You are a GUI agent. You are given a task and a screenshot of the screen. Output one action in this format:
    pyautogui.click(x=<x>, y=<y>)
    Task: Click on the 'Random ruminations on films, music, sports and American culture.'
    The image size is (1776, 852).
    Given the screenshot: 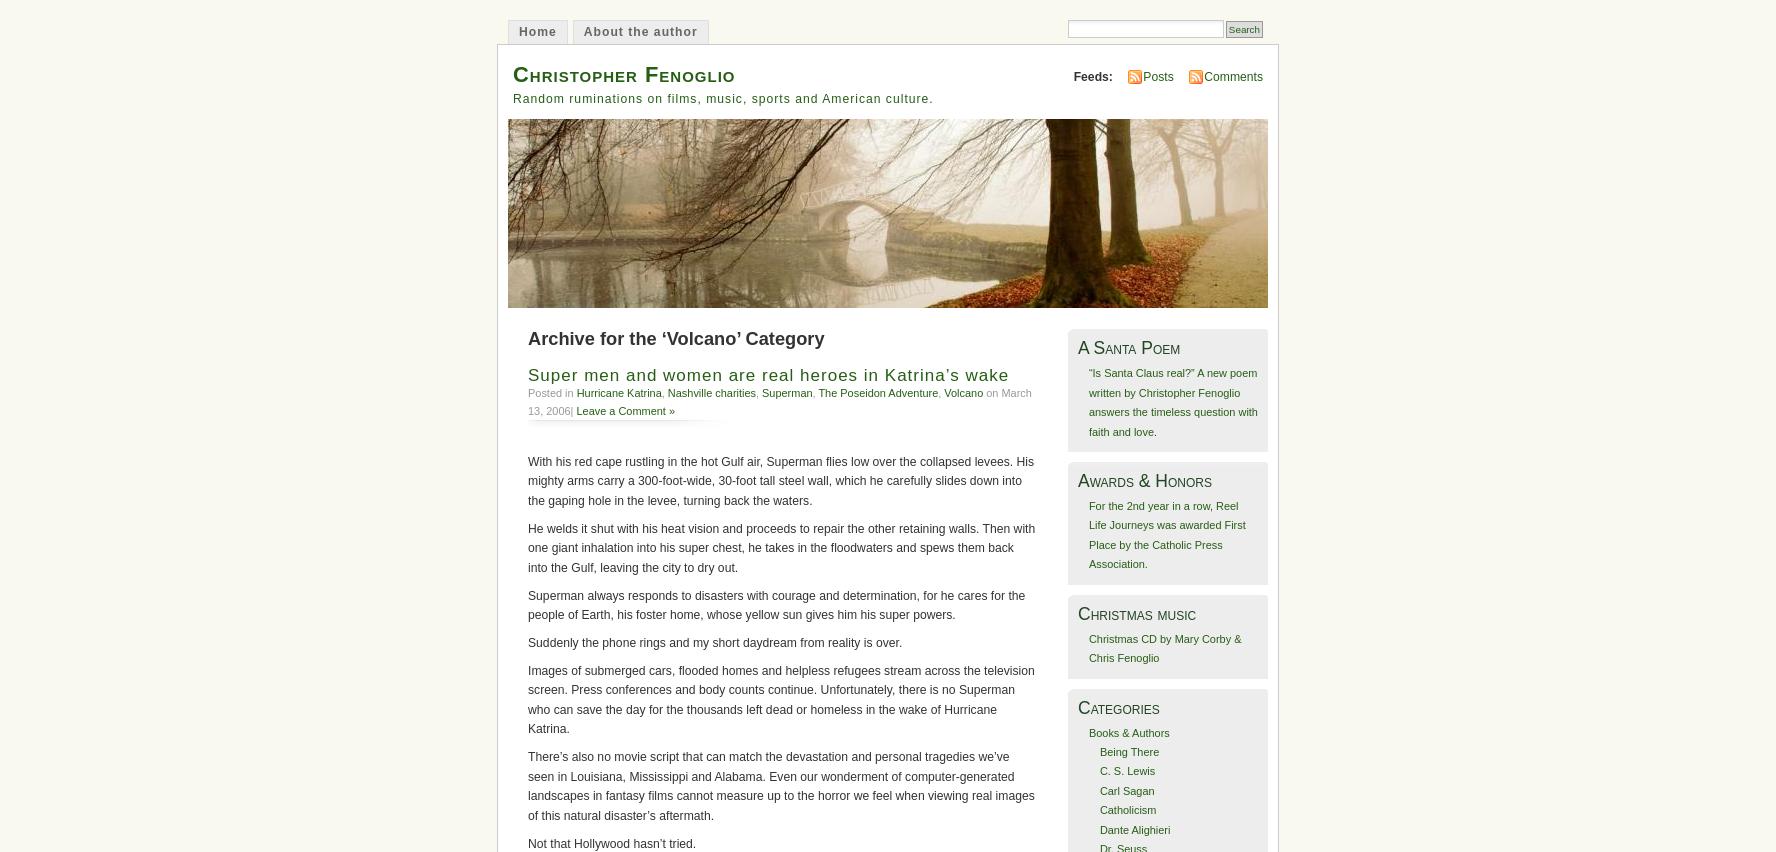 What is the action you would take?
    pyautogui.click(x=723, y=96)
    